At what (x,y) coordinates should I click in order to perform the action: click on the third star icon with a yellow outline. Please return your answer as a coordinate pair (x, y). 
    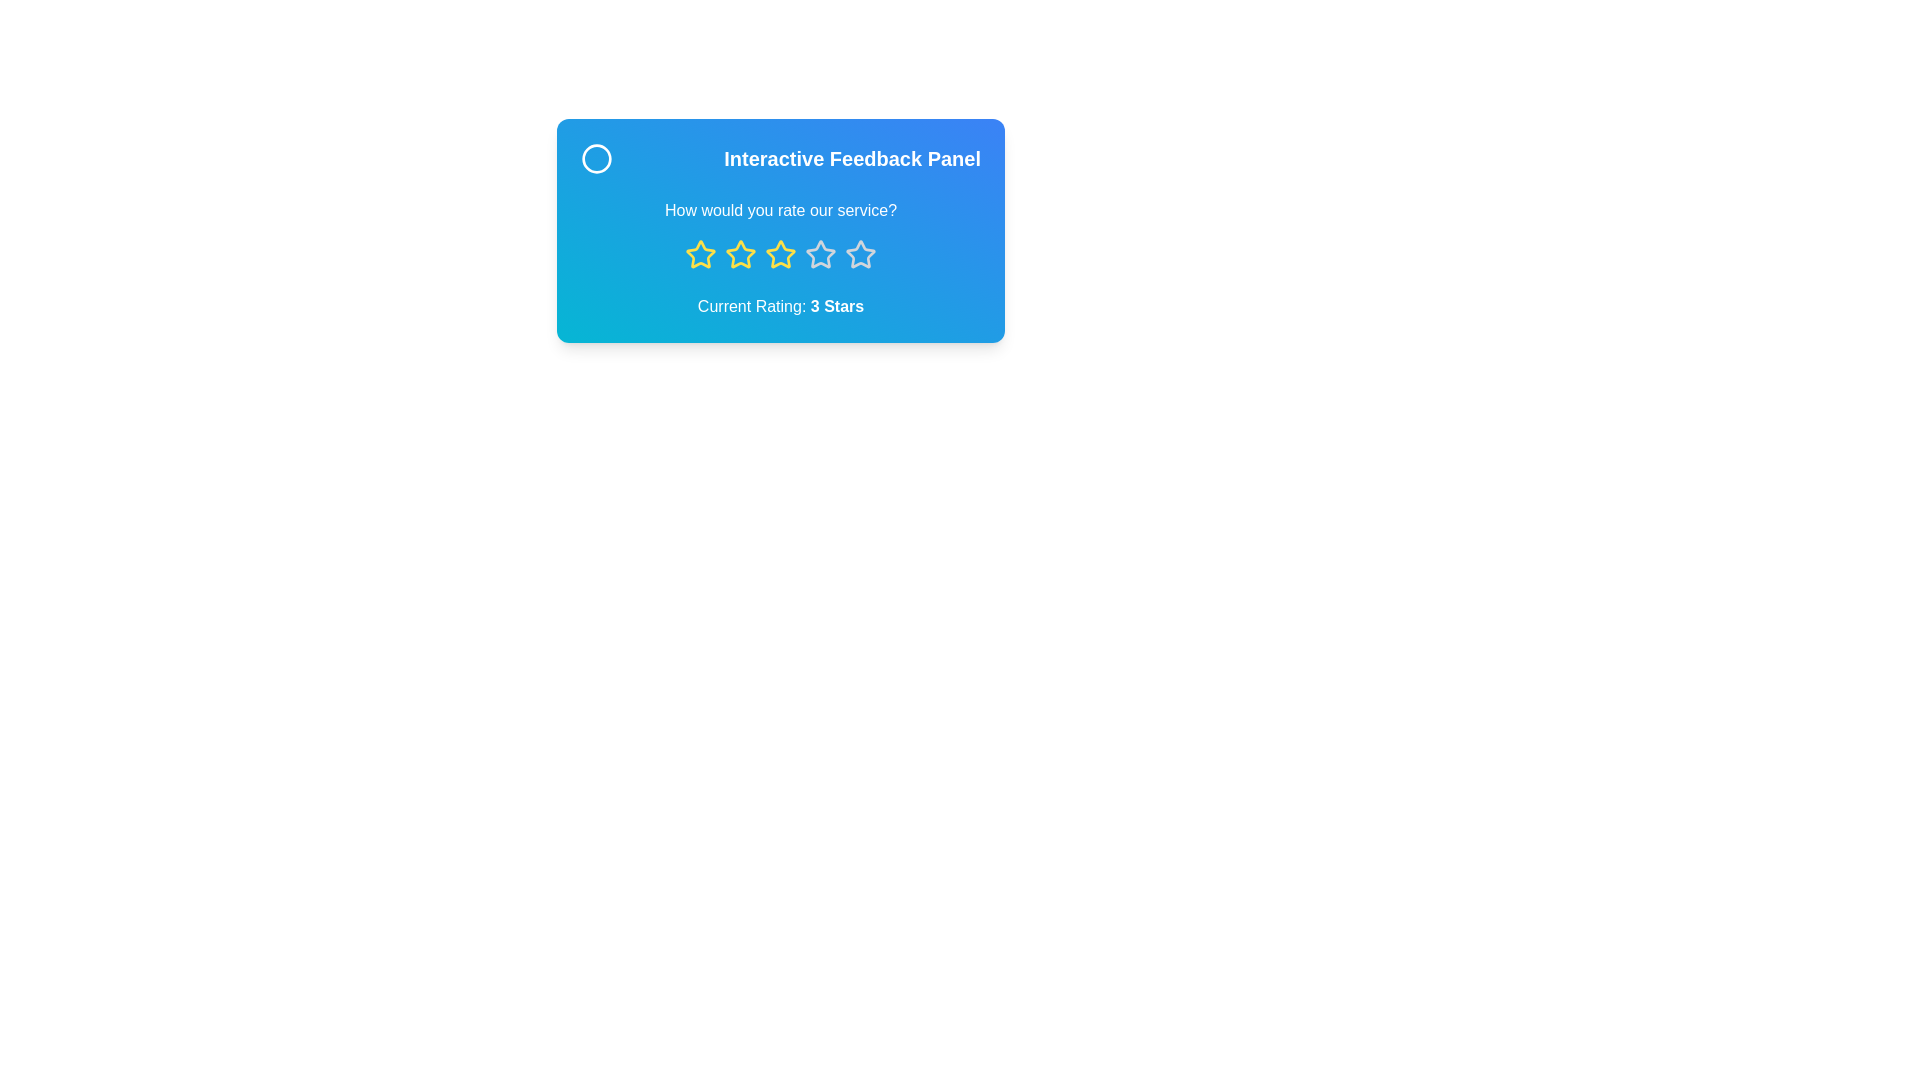
    Looking at the image, I should click on (739, 253).